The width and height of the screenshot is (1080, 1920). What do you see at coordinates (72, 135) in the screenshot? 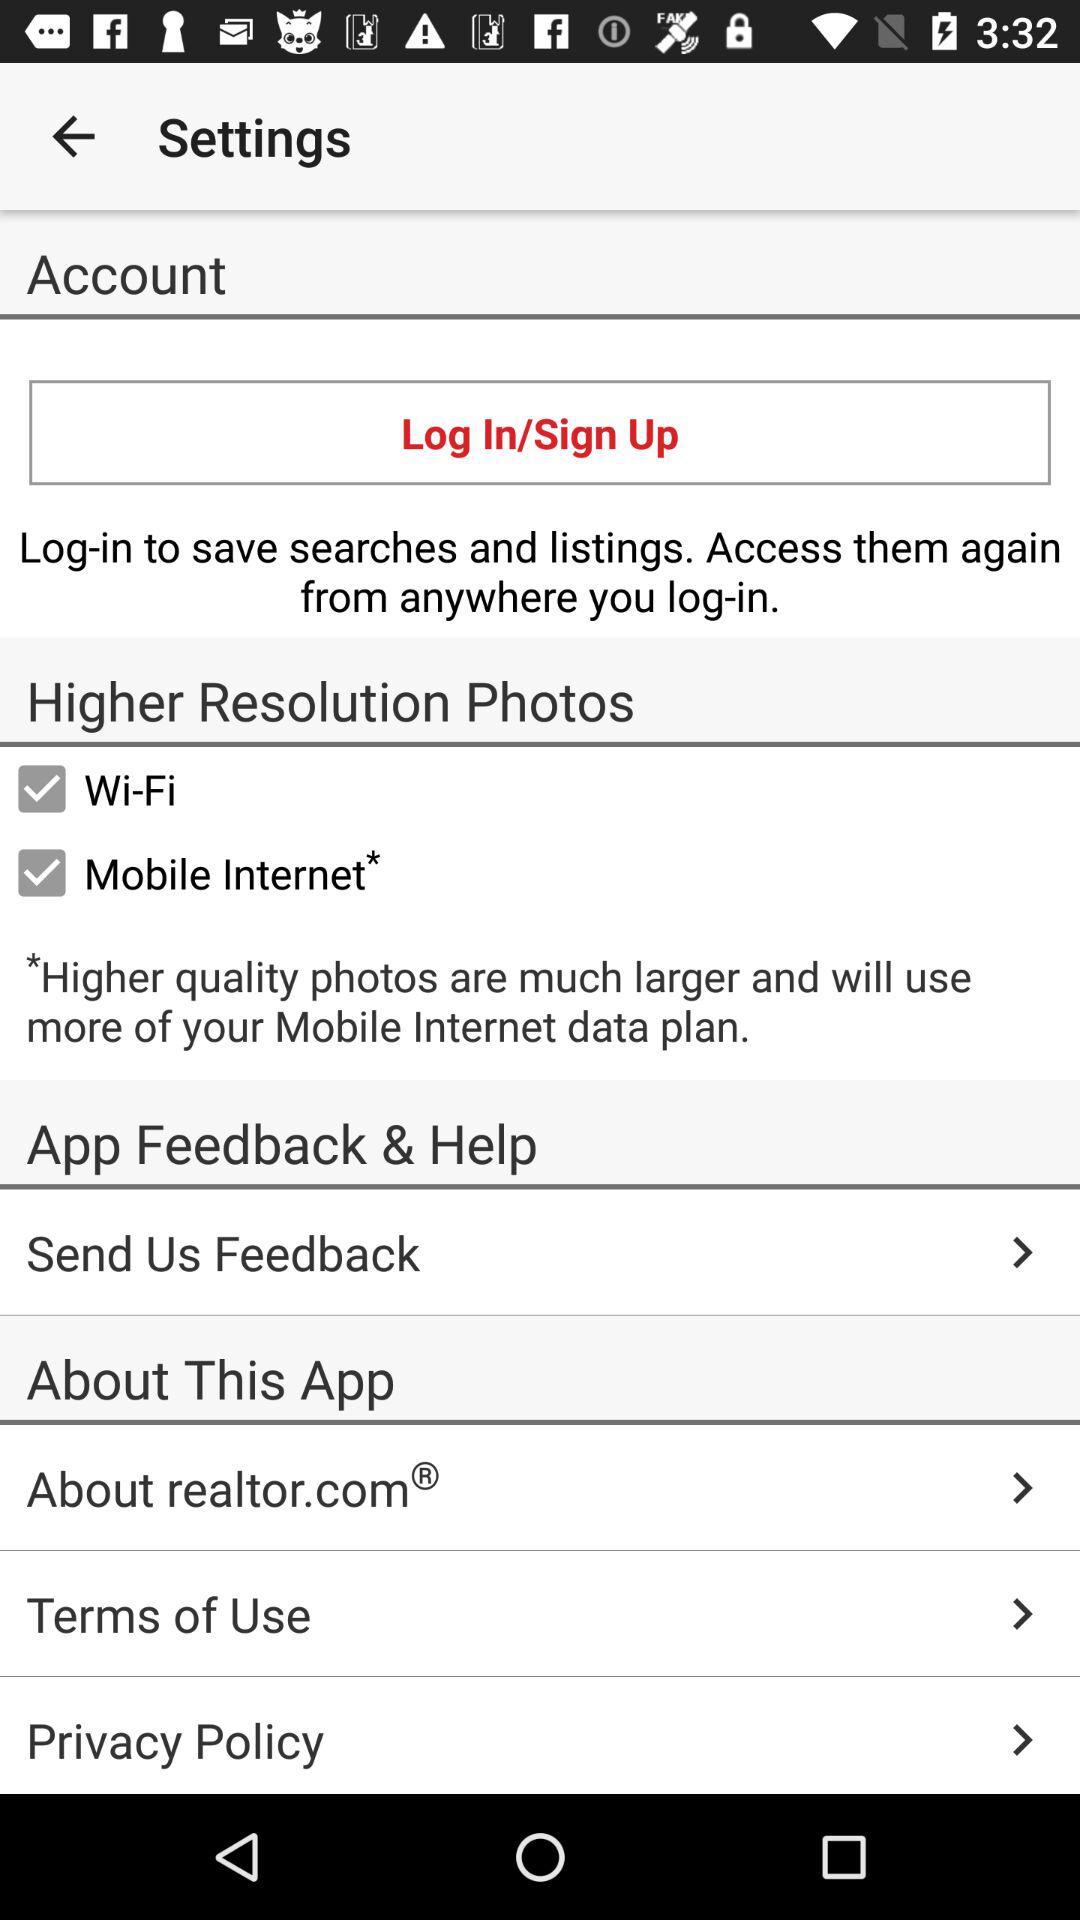
I see `icon to the left of settings` at bounding box center [72, 135].